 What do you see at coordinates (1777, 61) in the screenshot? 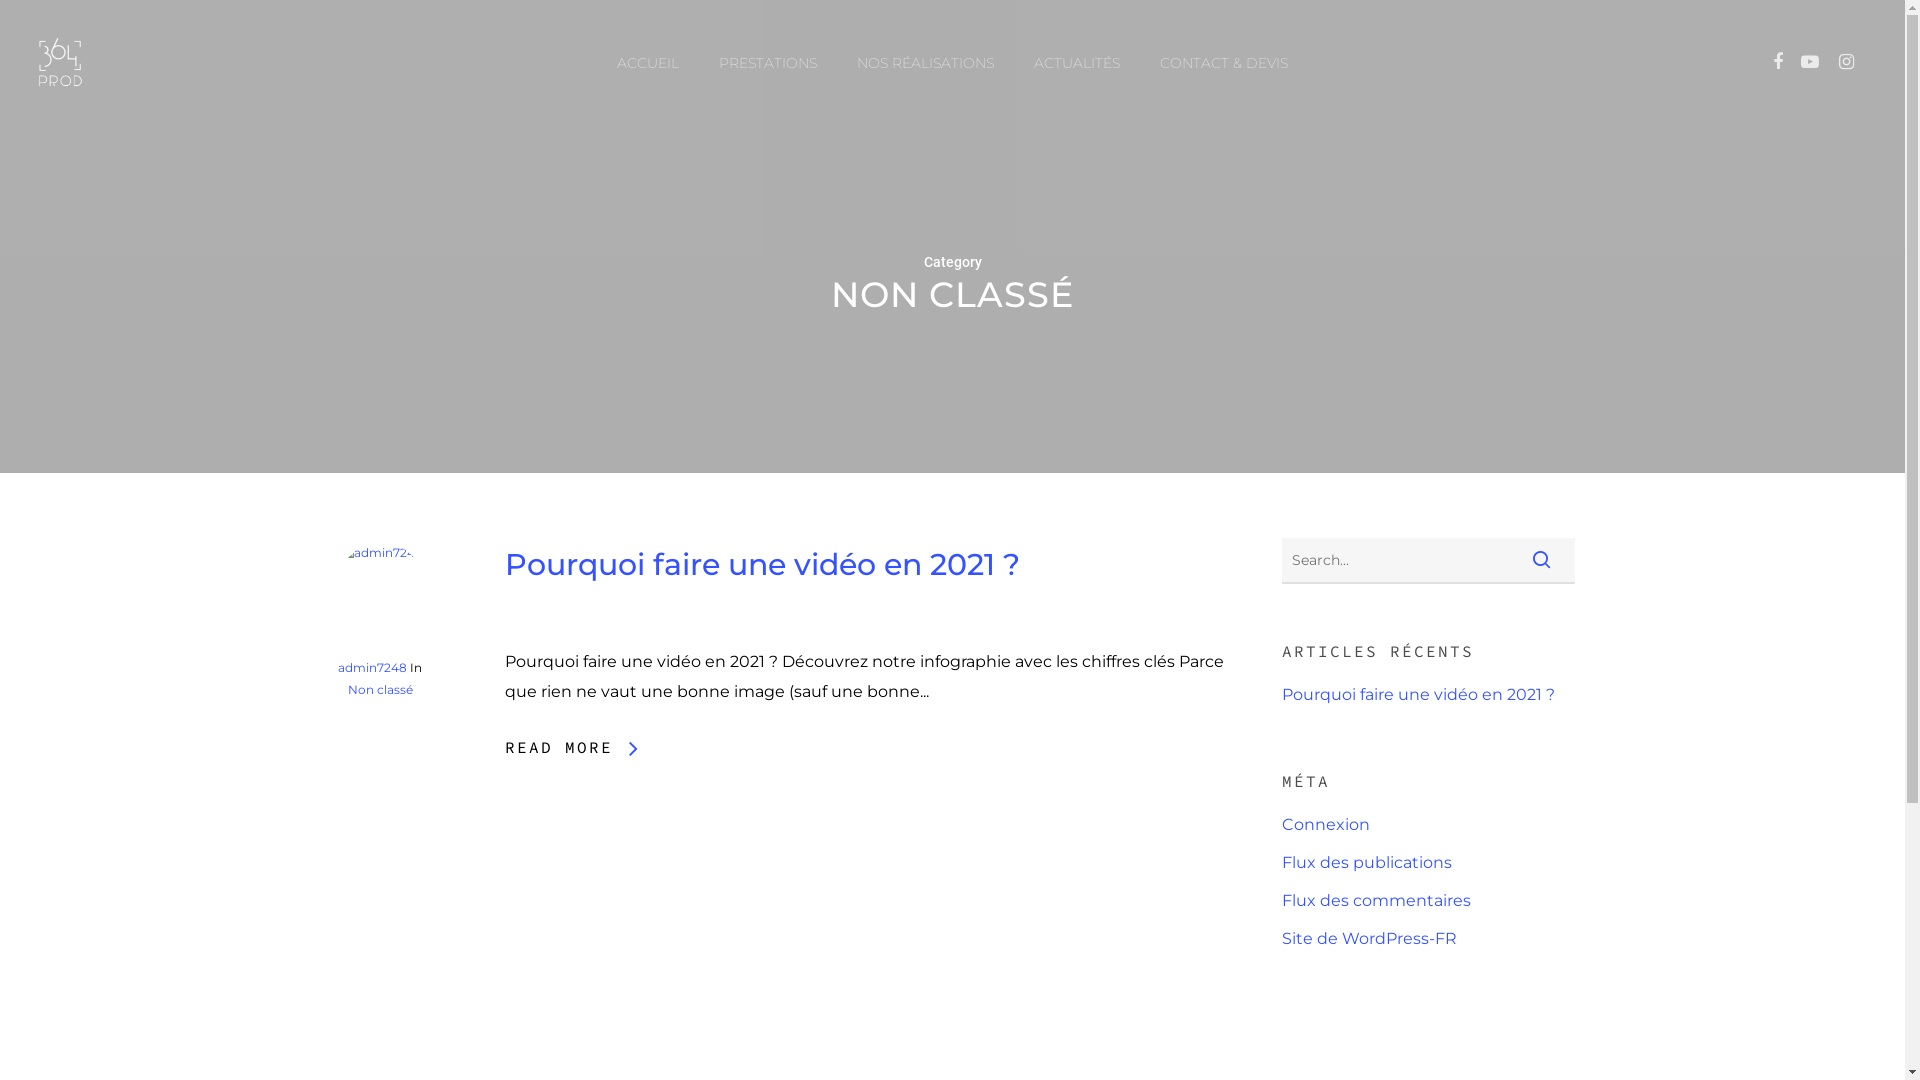
I see `'FACEBOOK'` at bounding box center [1777, 61].